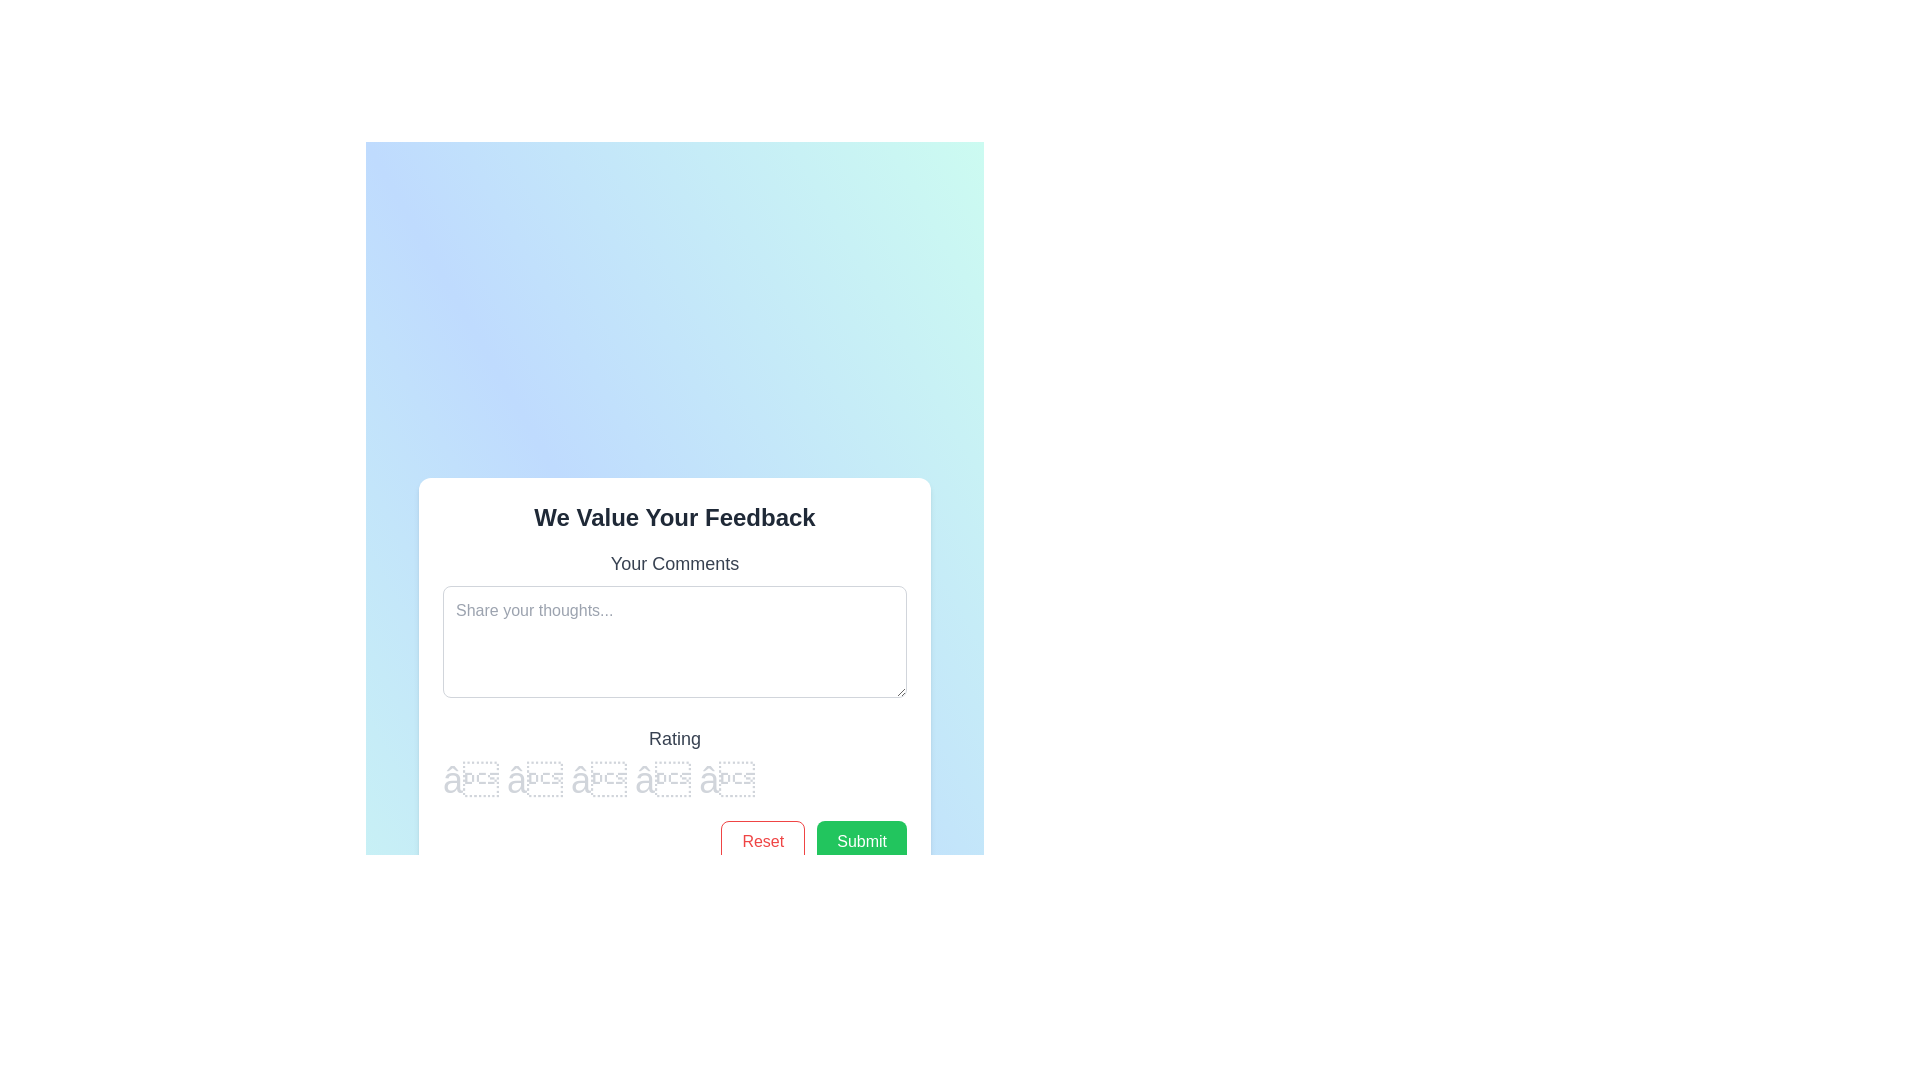 The height and width of the screenshot is (1080, 1920). I want to click on the reset button located at the bottom-right of the feedback form, so click(762, 841).